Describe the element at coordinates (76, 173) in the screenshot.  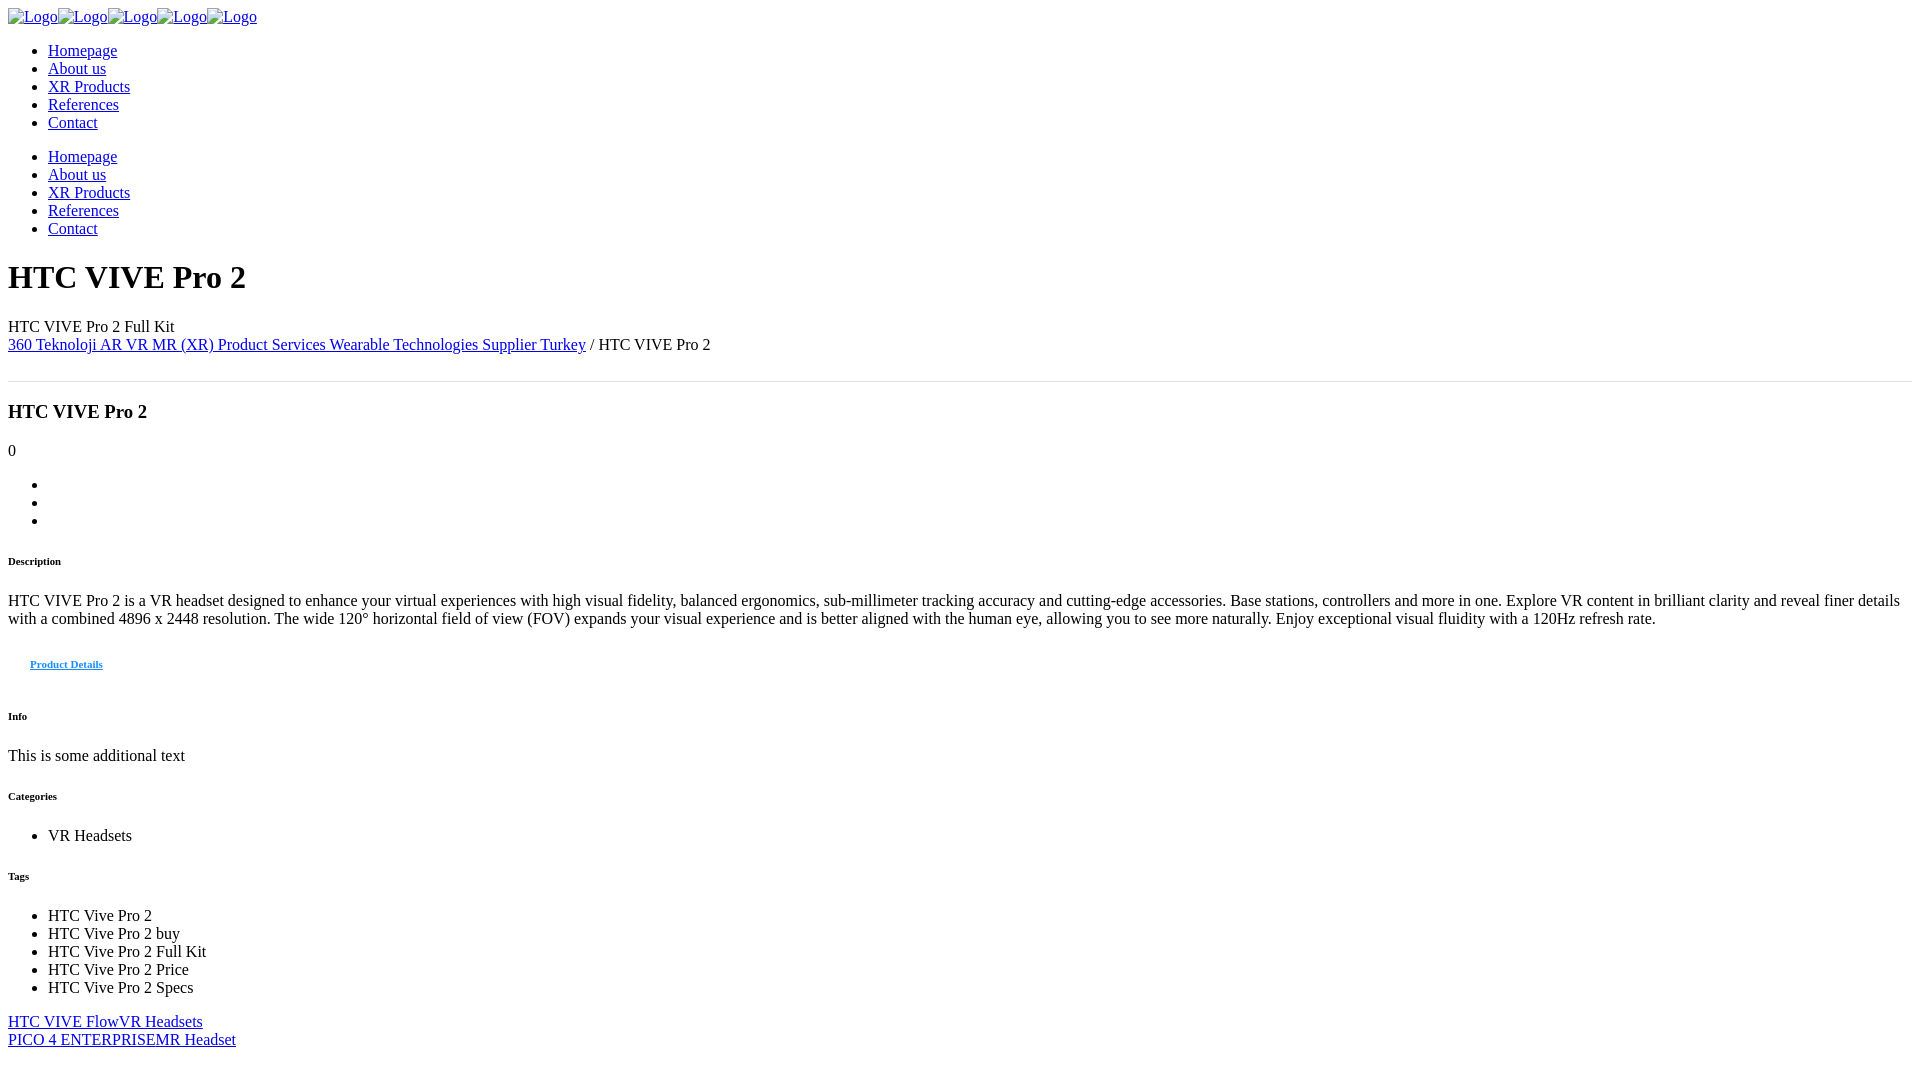
I see `'About us'` at that location.